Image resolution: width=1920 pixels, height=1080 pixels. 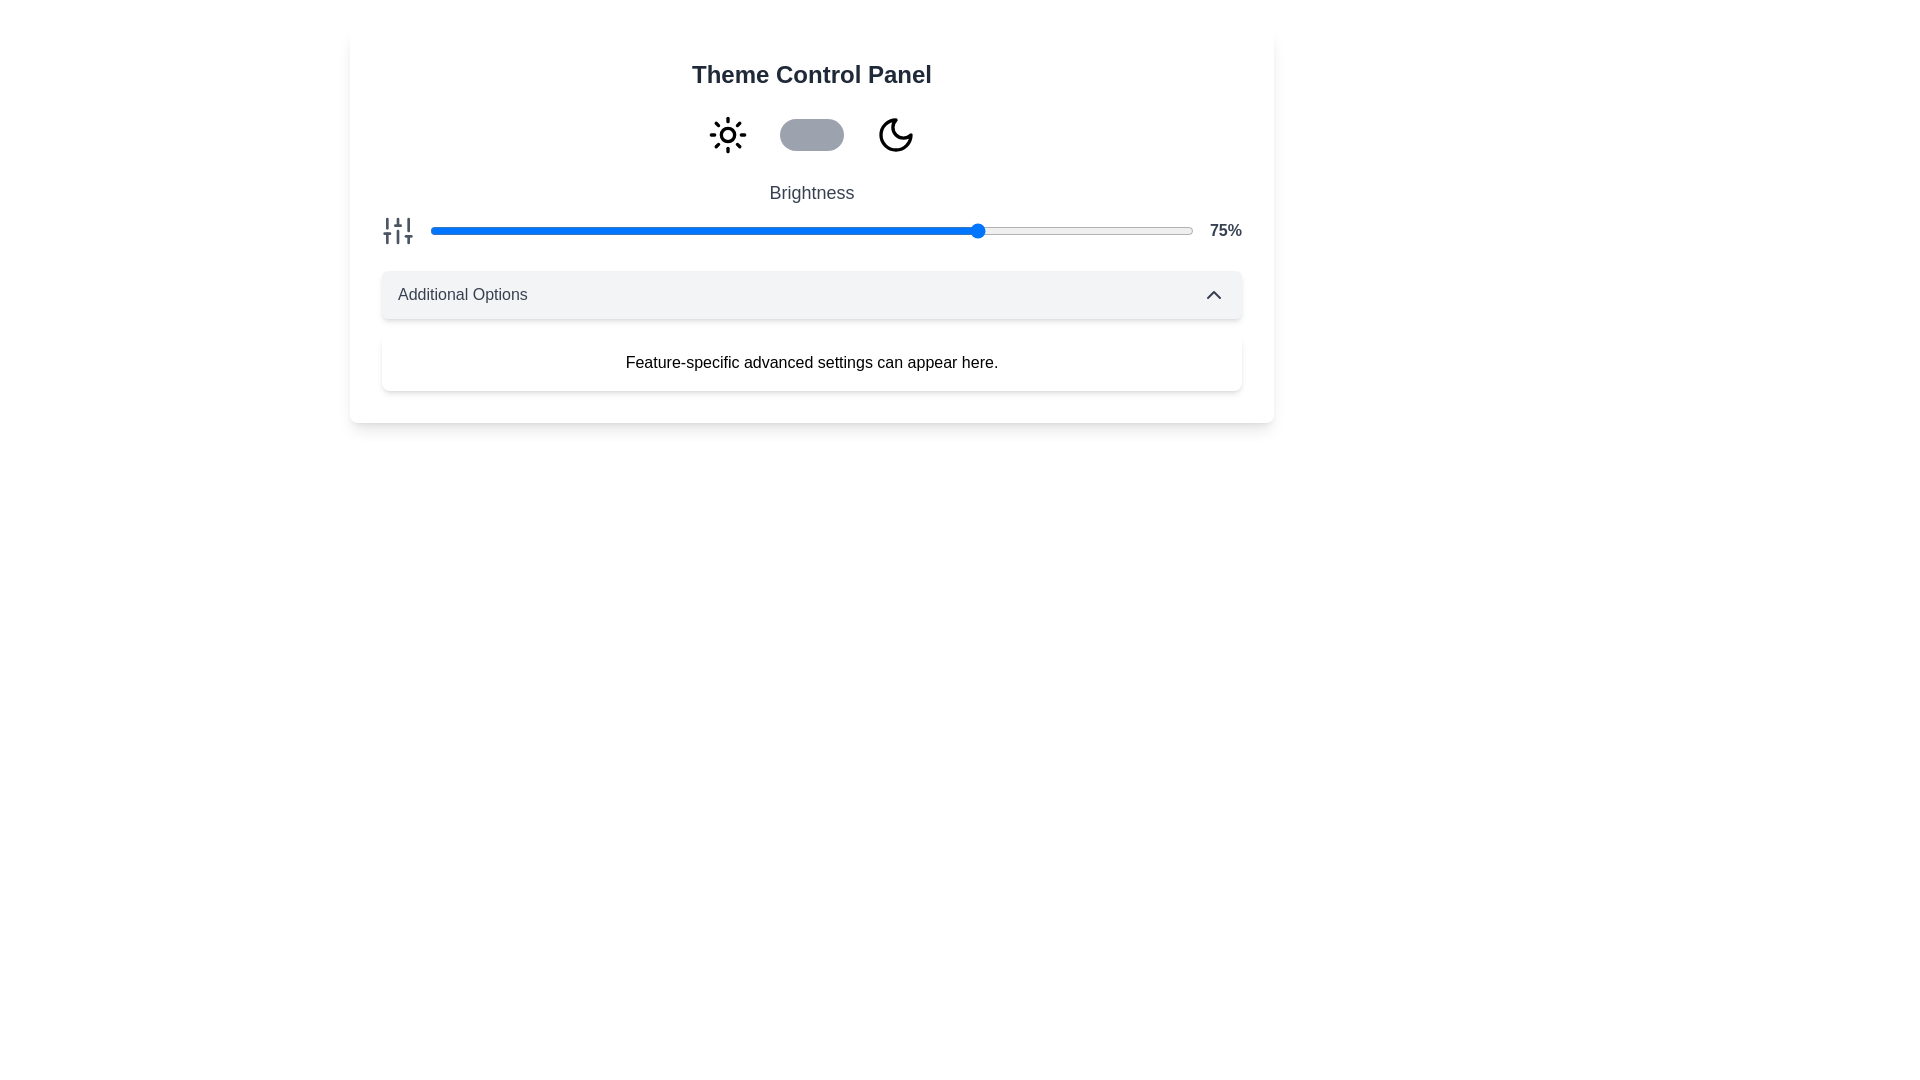 What do you see at coordinates (676, 230) in the screenshot?
I see `the brightness level` at bounding box center [676, 230].